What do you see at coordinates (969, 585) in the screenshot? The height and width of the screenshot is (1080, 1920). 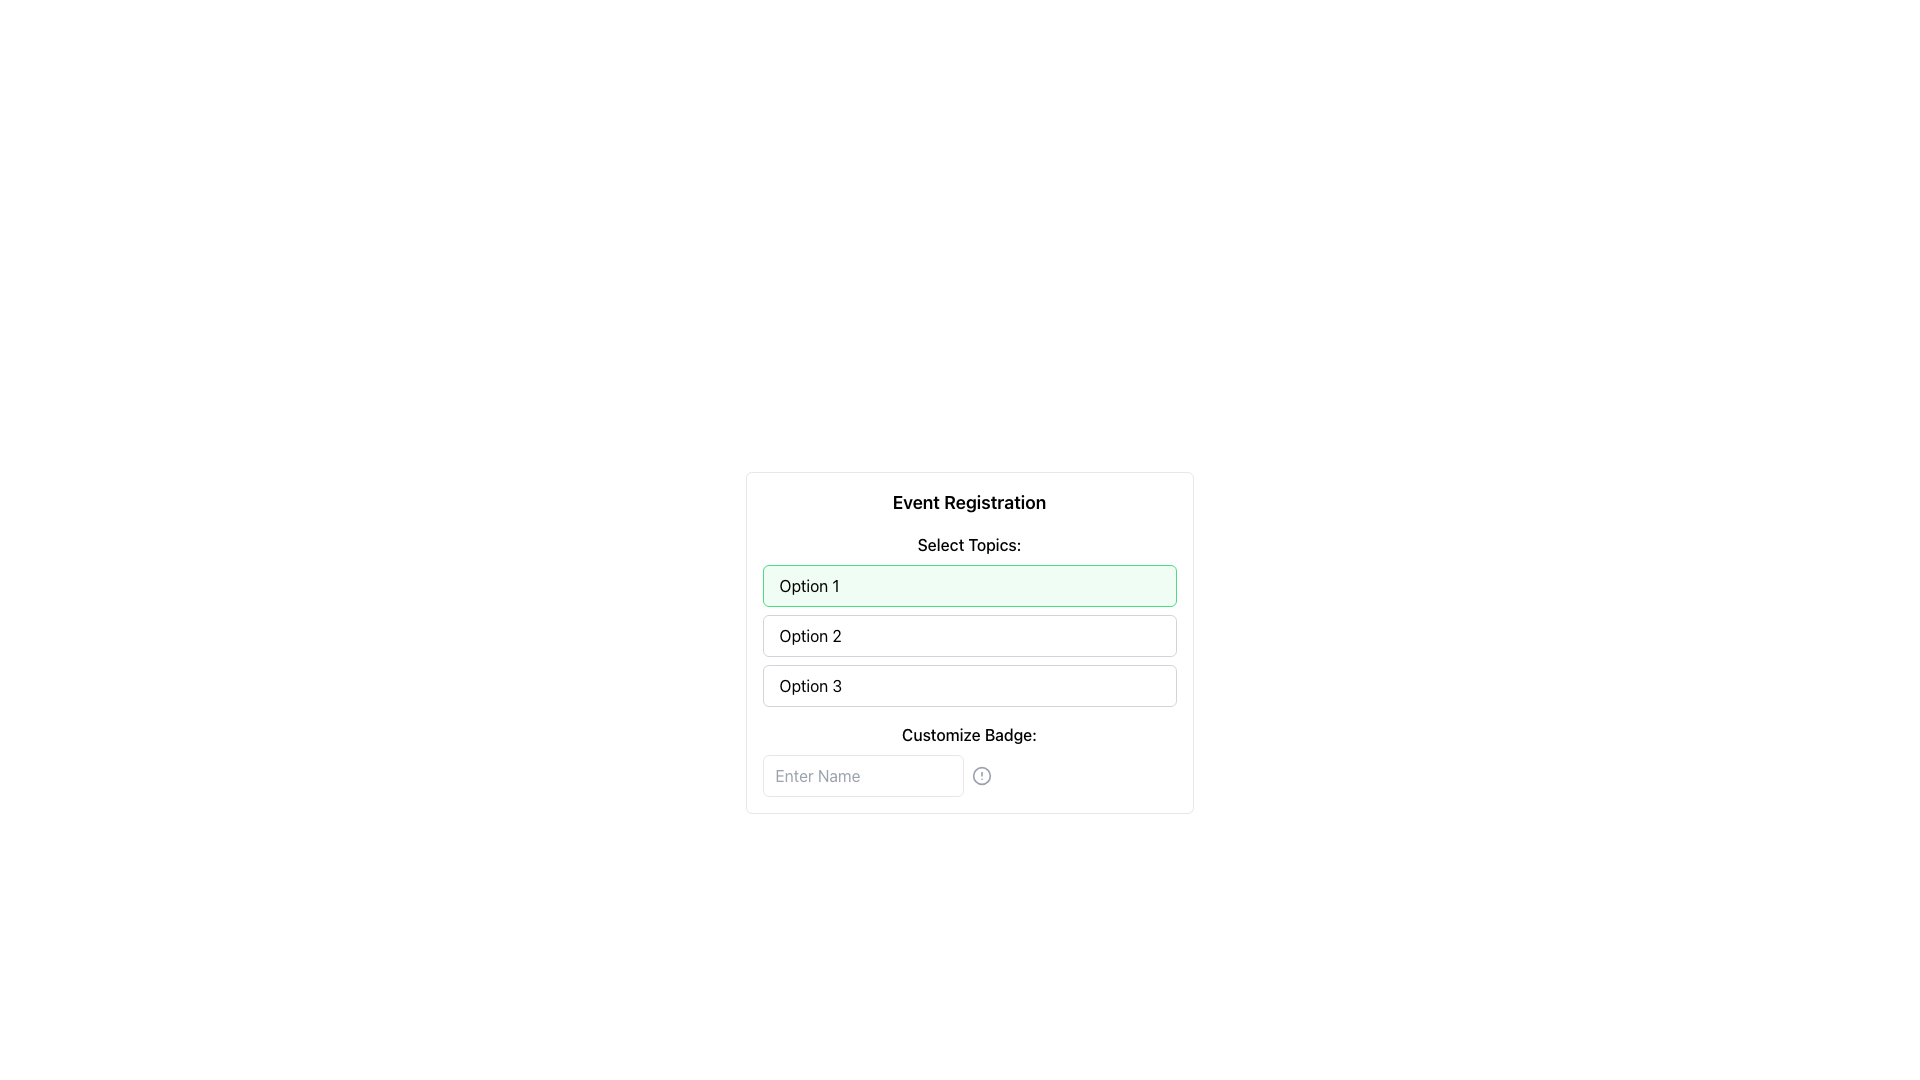 I see `the first button in the vertical list of options labeled 'Option 1' within the 'Event Registration' card` at bounding box center [969, 585].